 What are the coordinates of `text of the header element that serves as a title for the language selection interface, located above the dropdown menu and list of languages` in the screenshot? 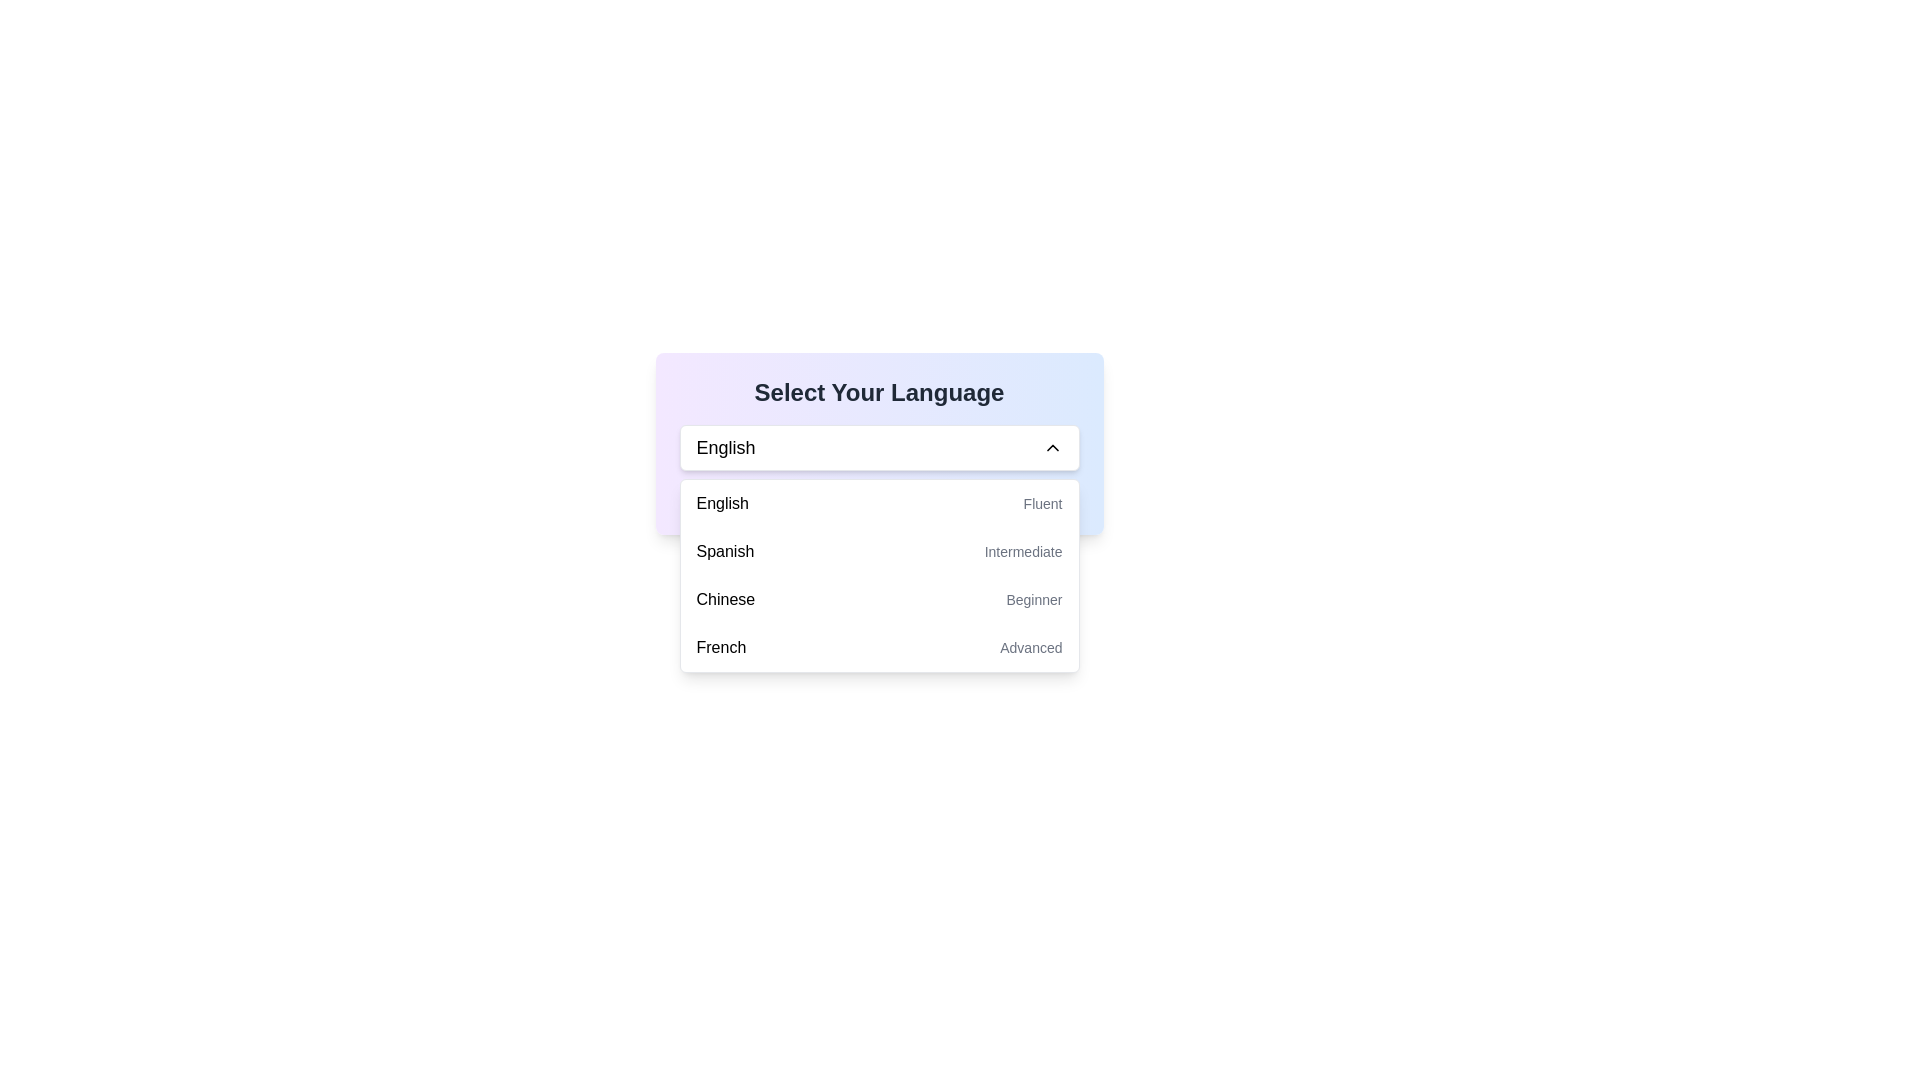 It's located at (879, 393).